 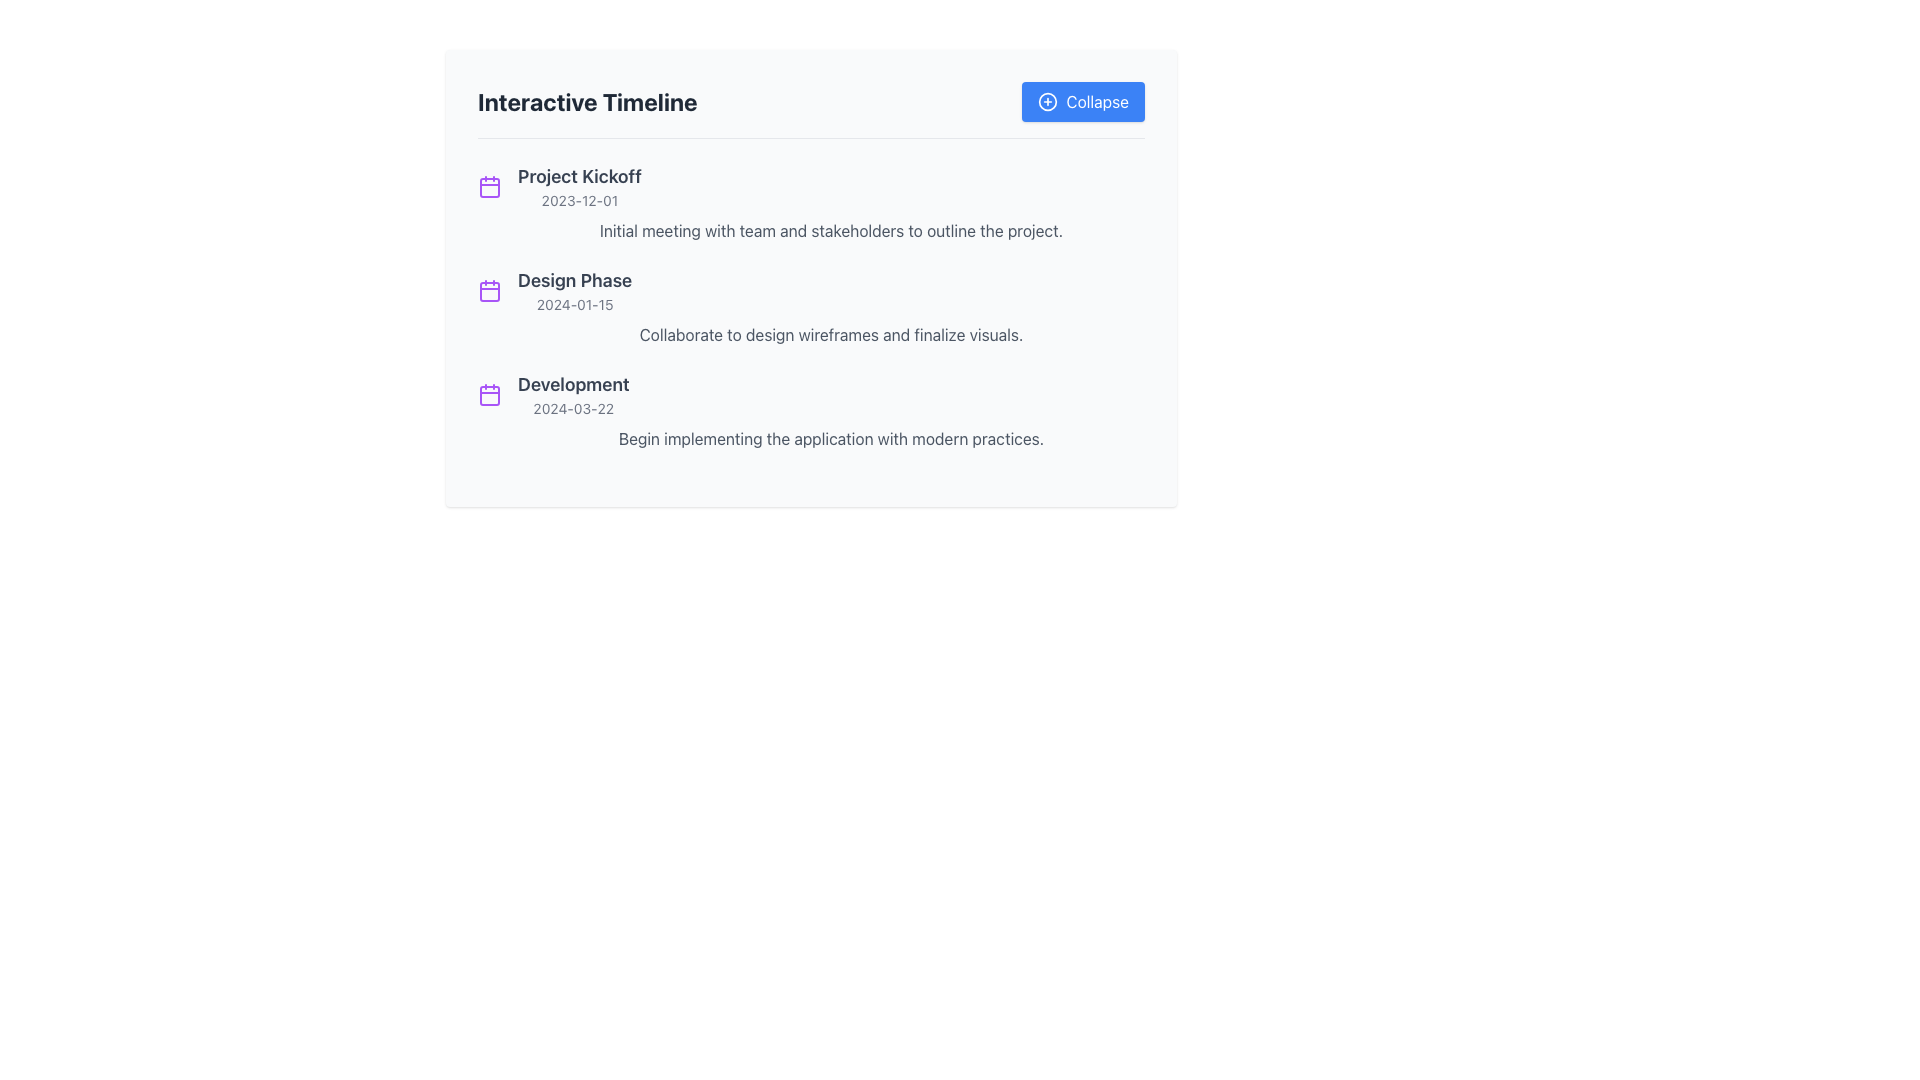 What do you see at coordinates (811, 438) in the screenshot?
I see `the text element reading 'Begin implementing the application with modern practices.' located below the heading 'Development' and the date '2024-03-22'` at bounding box center [811, 438].